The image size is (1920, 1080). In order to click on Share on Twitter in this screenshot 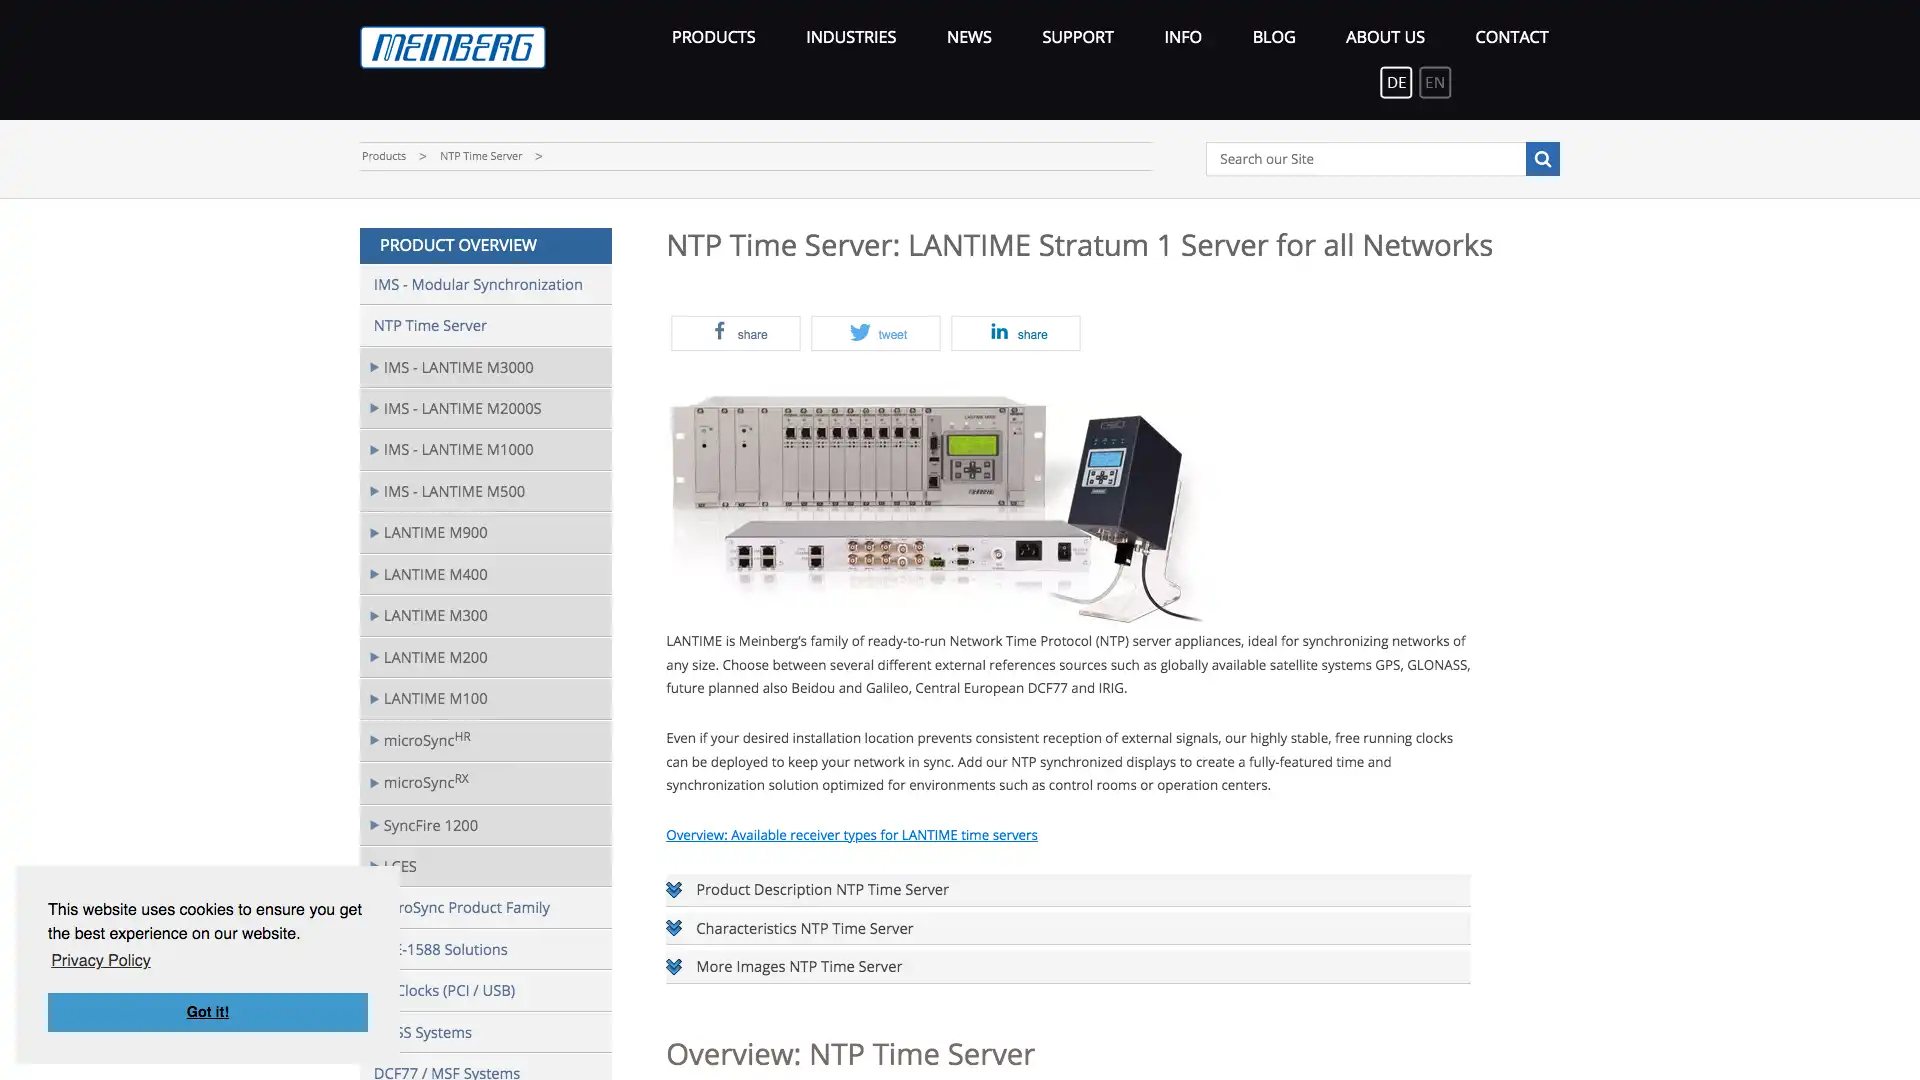, I will do `click(875, 332)`.